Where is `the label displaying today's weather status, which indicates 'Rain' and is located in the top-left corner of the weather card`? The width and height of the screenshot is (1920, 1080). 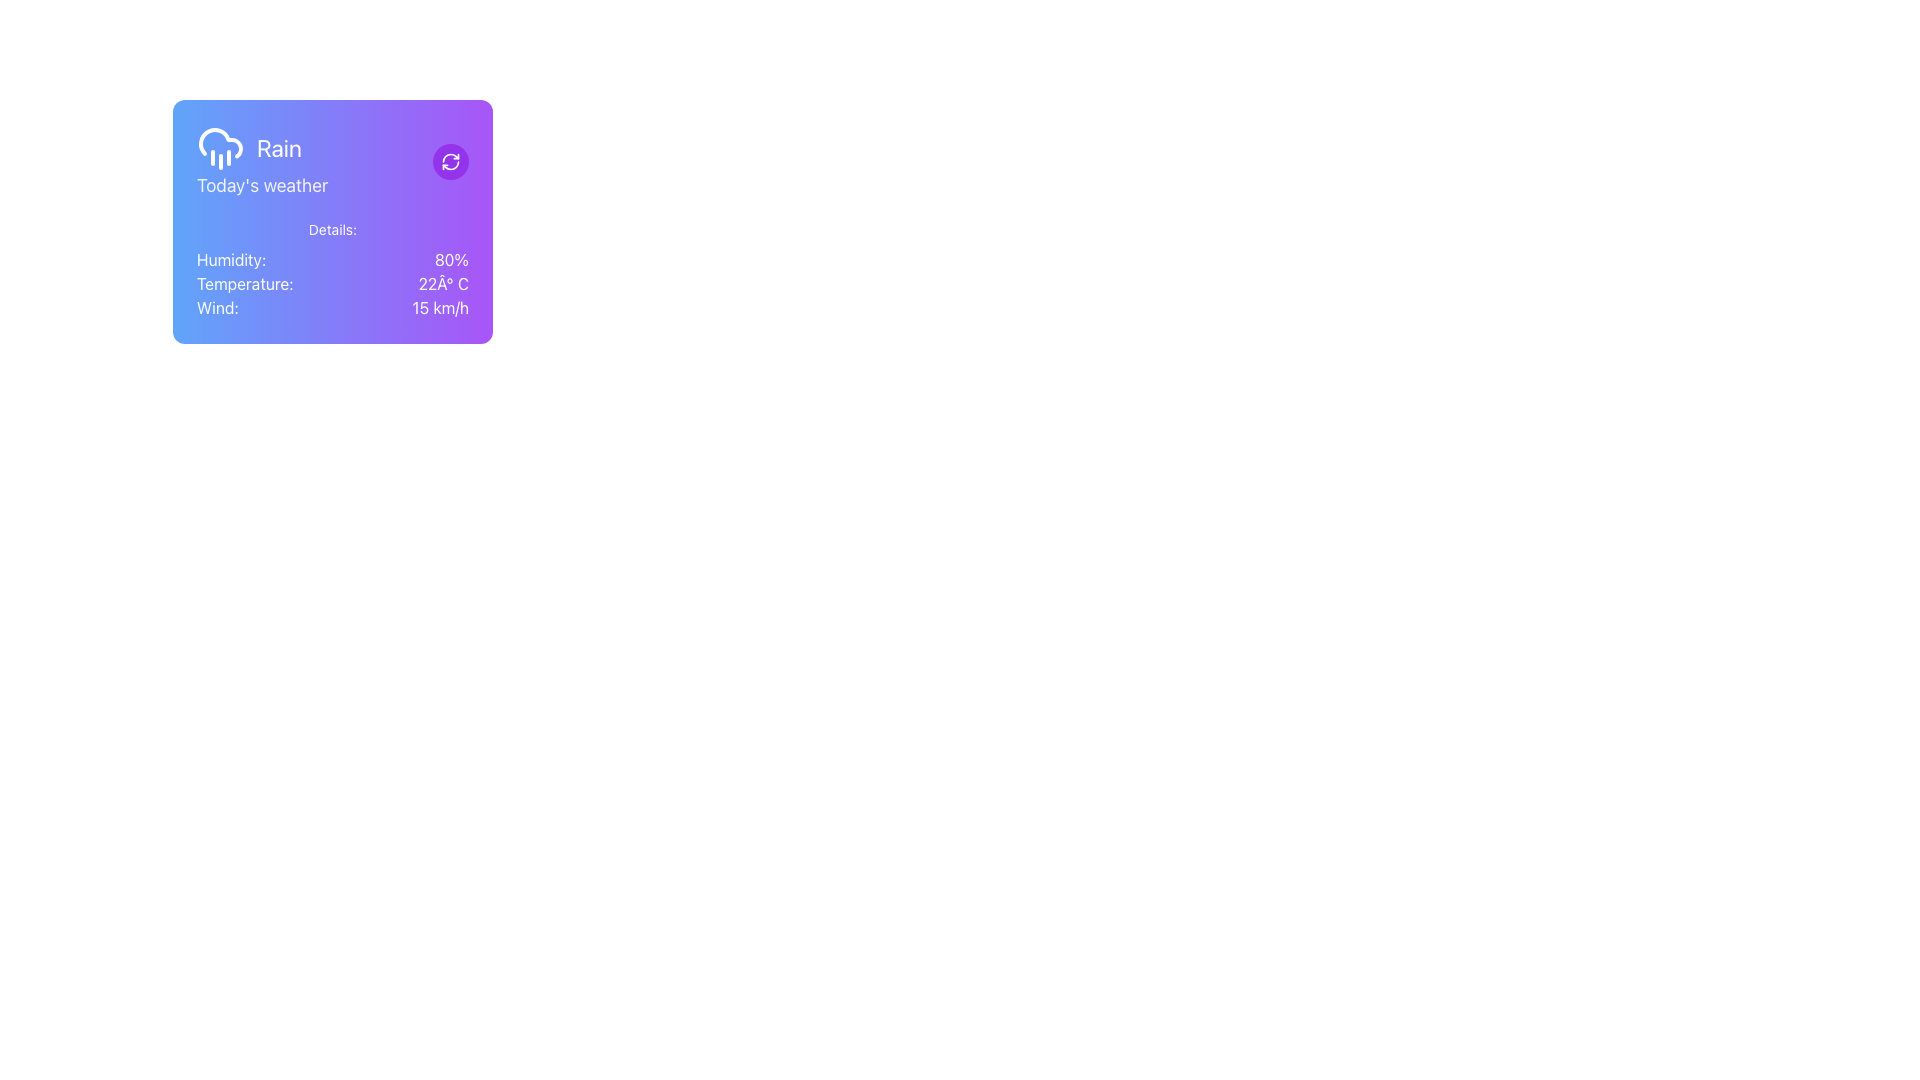 the label displaying today's weather status, which indicates 'Rain' and is located in the top-left corner of the weather card is located at coordinates (261, 161).